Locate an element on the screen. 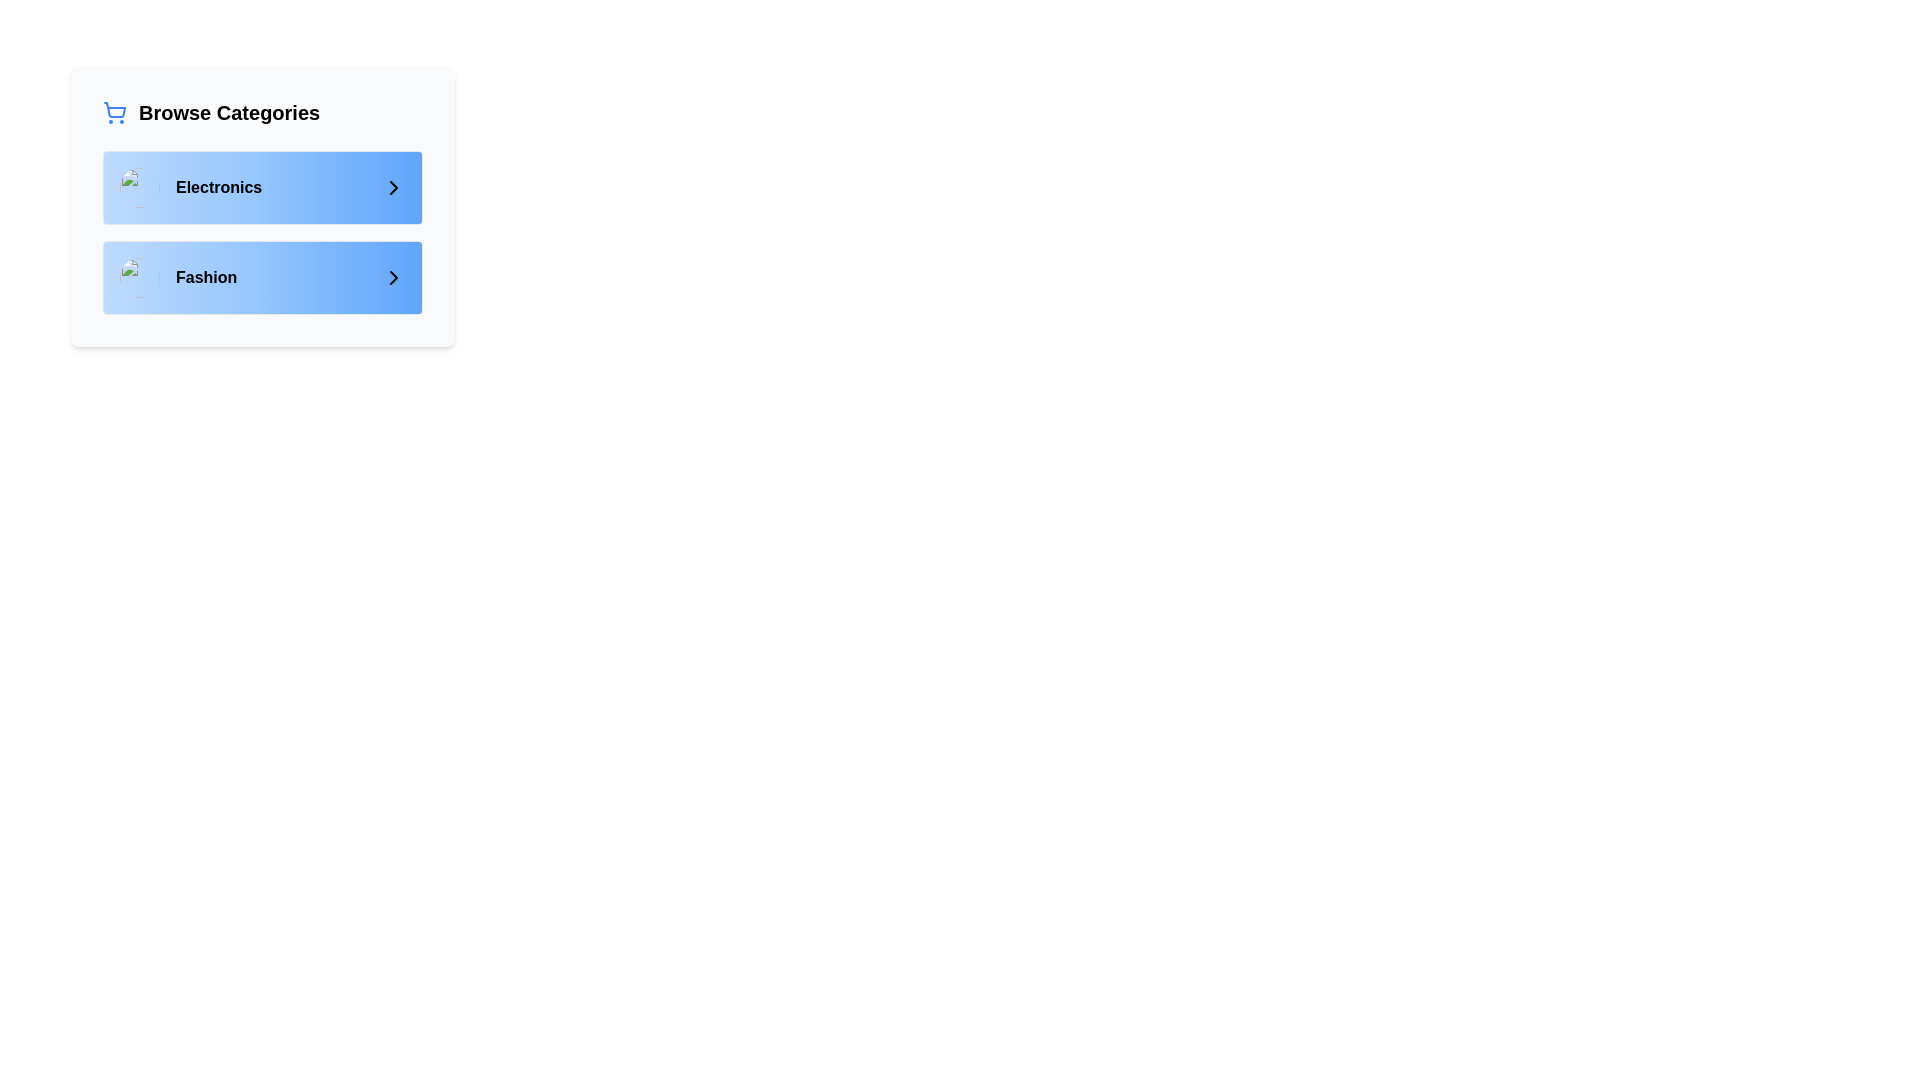 The image size is (1920, 1080). the blue shopping cart icon located to the left of the 'Browse Categories' text is located at coordinates (114, 112).